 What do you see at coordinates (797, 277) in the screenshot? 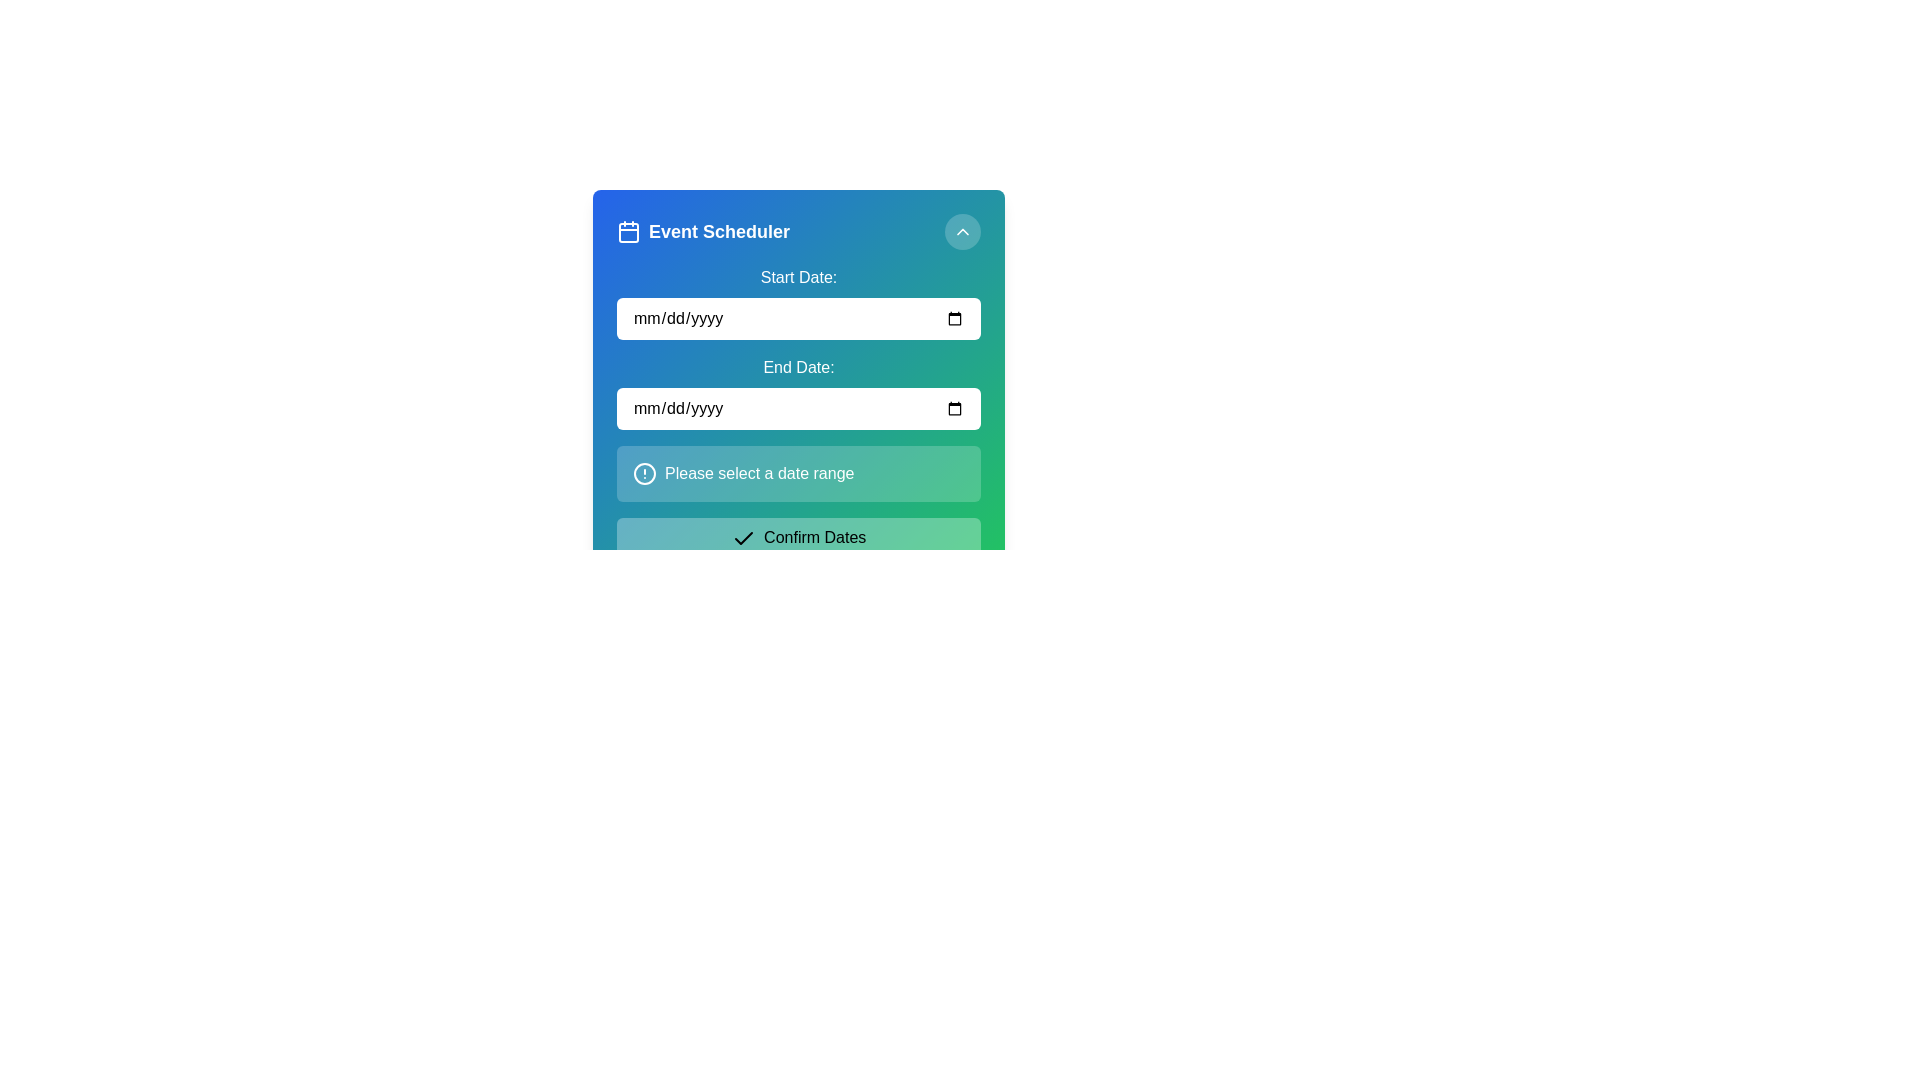
I see `the 'Start Date:' label, which displays the phrase in bold white font on a gradient blue-green background, located at the top section of a scheduling panel` at bounding box center [797, 277].